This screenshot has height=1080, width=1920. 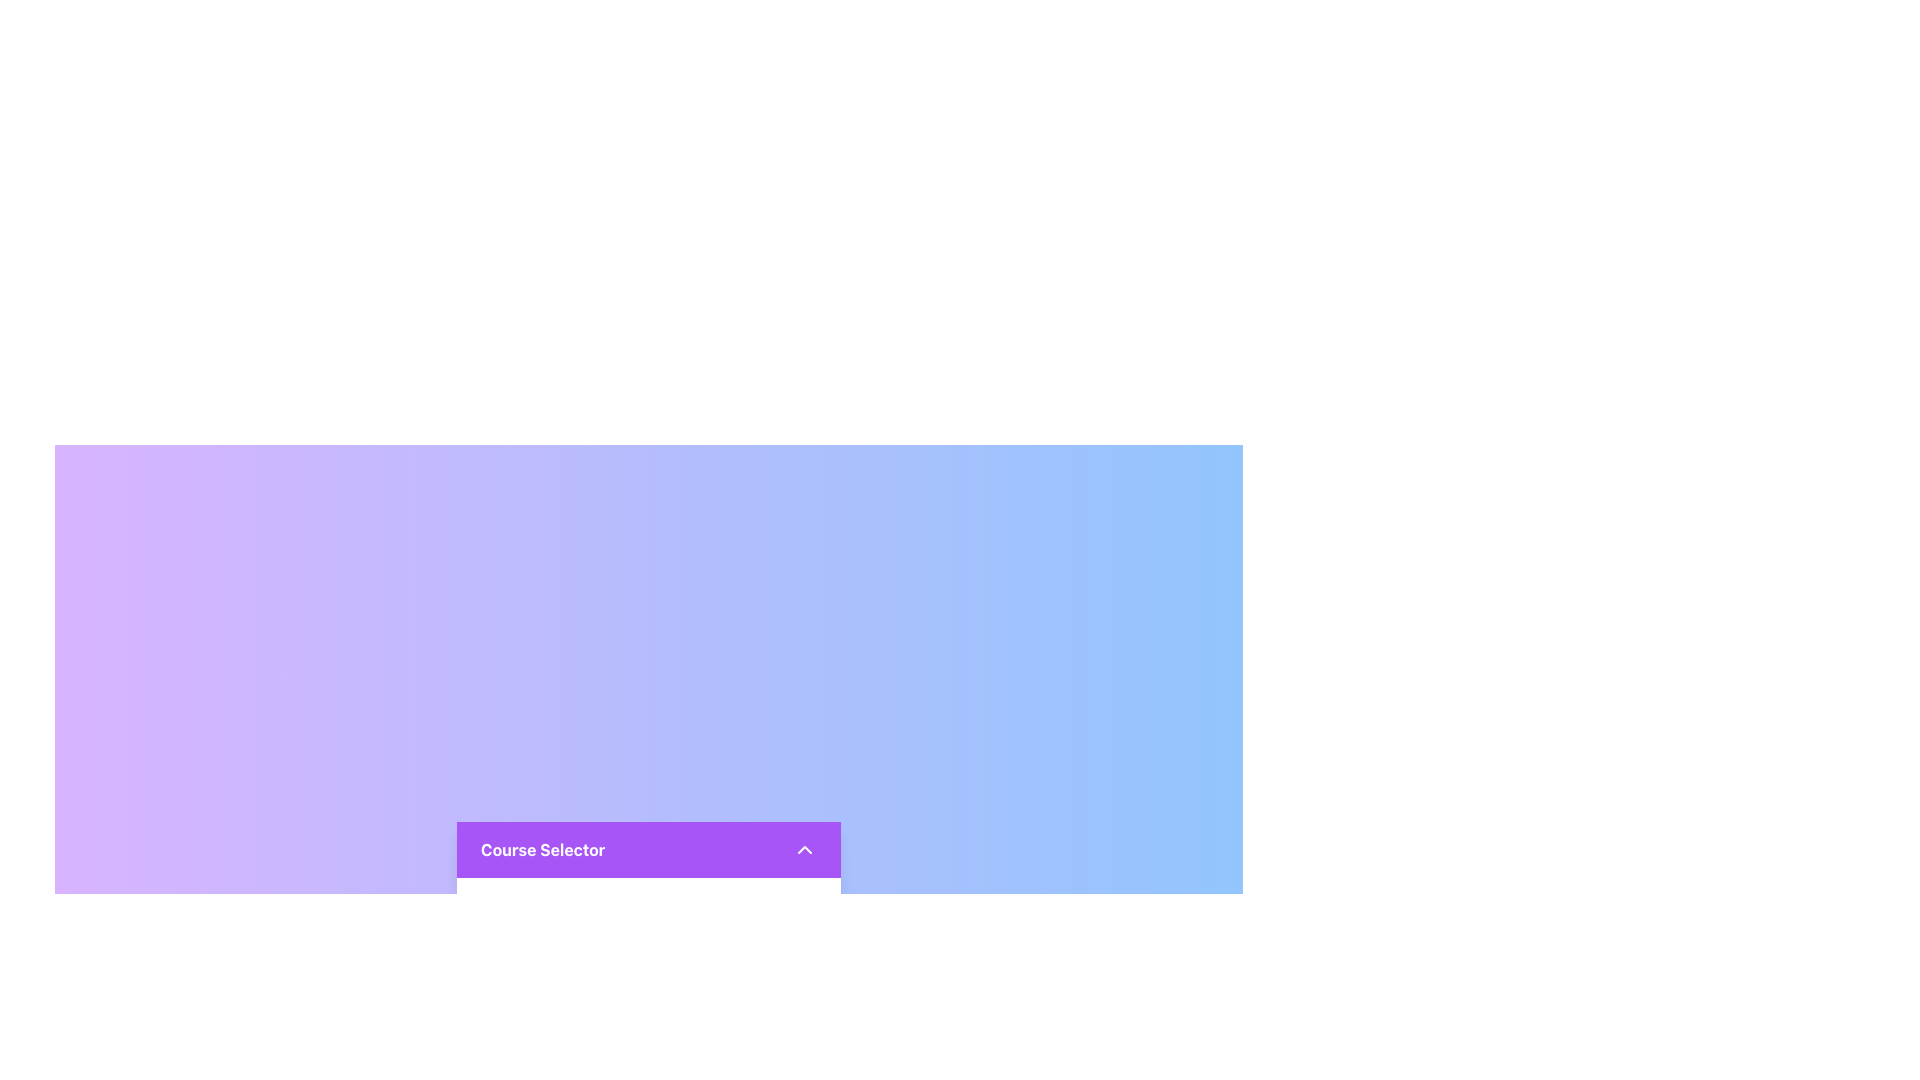 What do you see at coordinates (648, 849) in the screenshot?
I see `the chevron on the dropdown trigger at the top of the course options card` at bounding box center [648, 849].